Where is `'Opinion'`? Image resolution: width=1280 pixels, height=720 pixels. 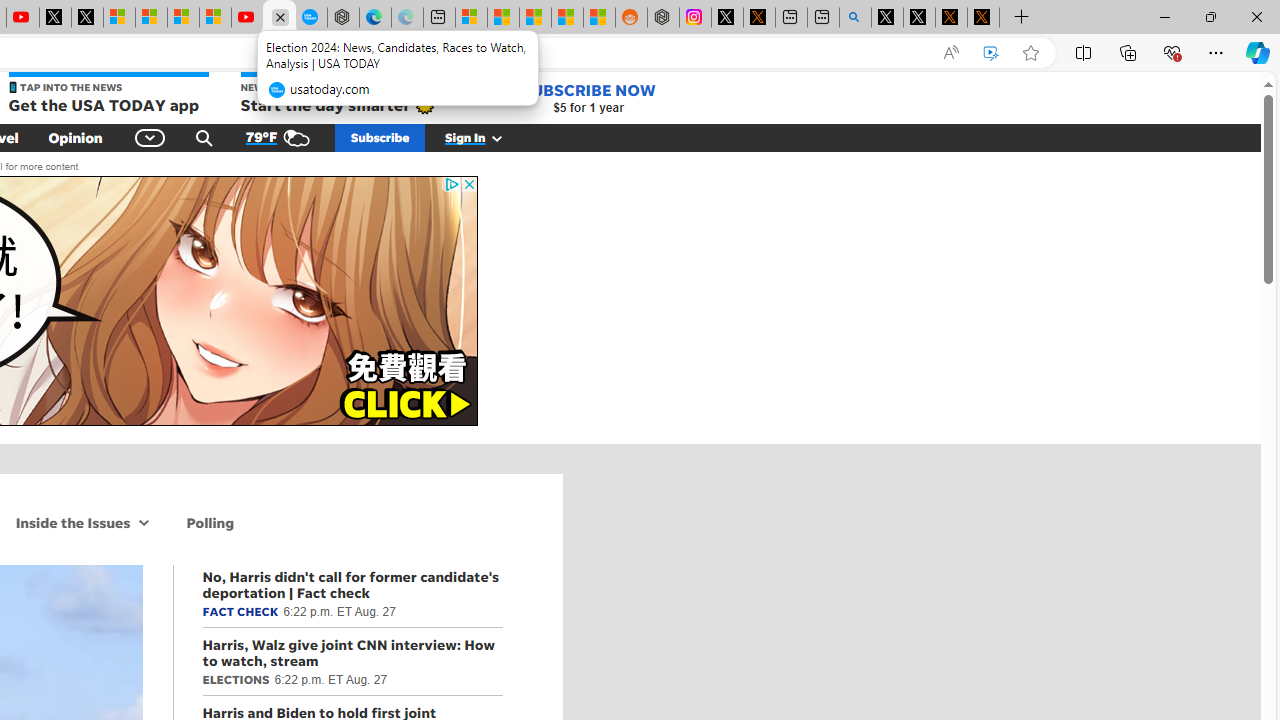 'Opinion' is located at coordinates (75, 136).